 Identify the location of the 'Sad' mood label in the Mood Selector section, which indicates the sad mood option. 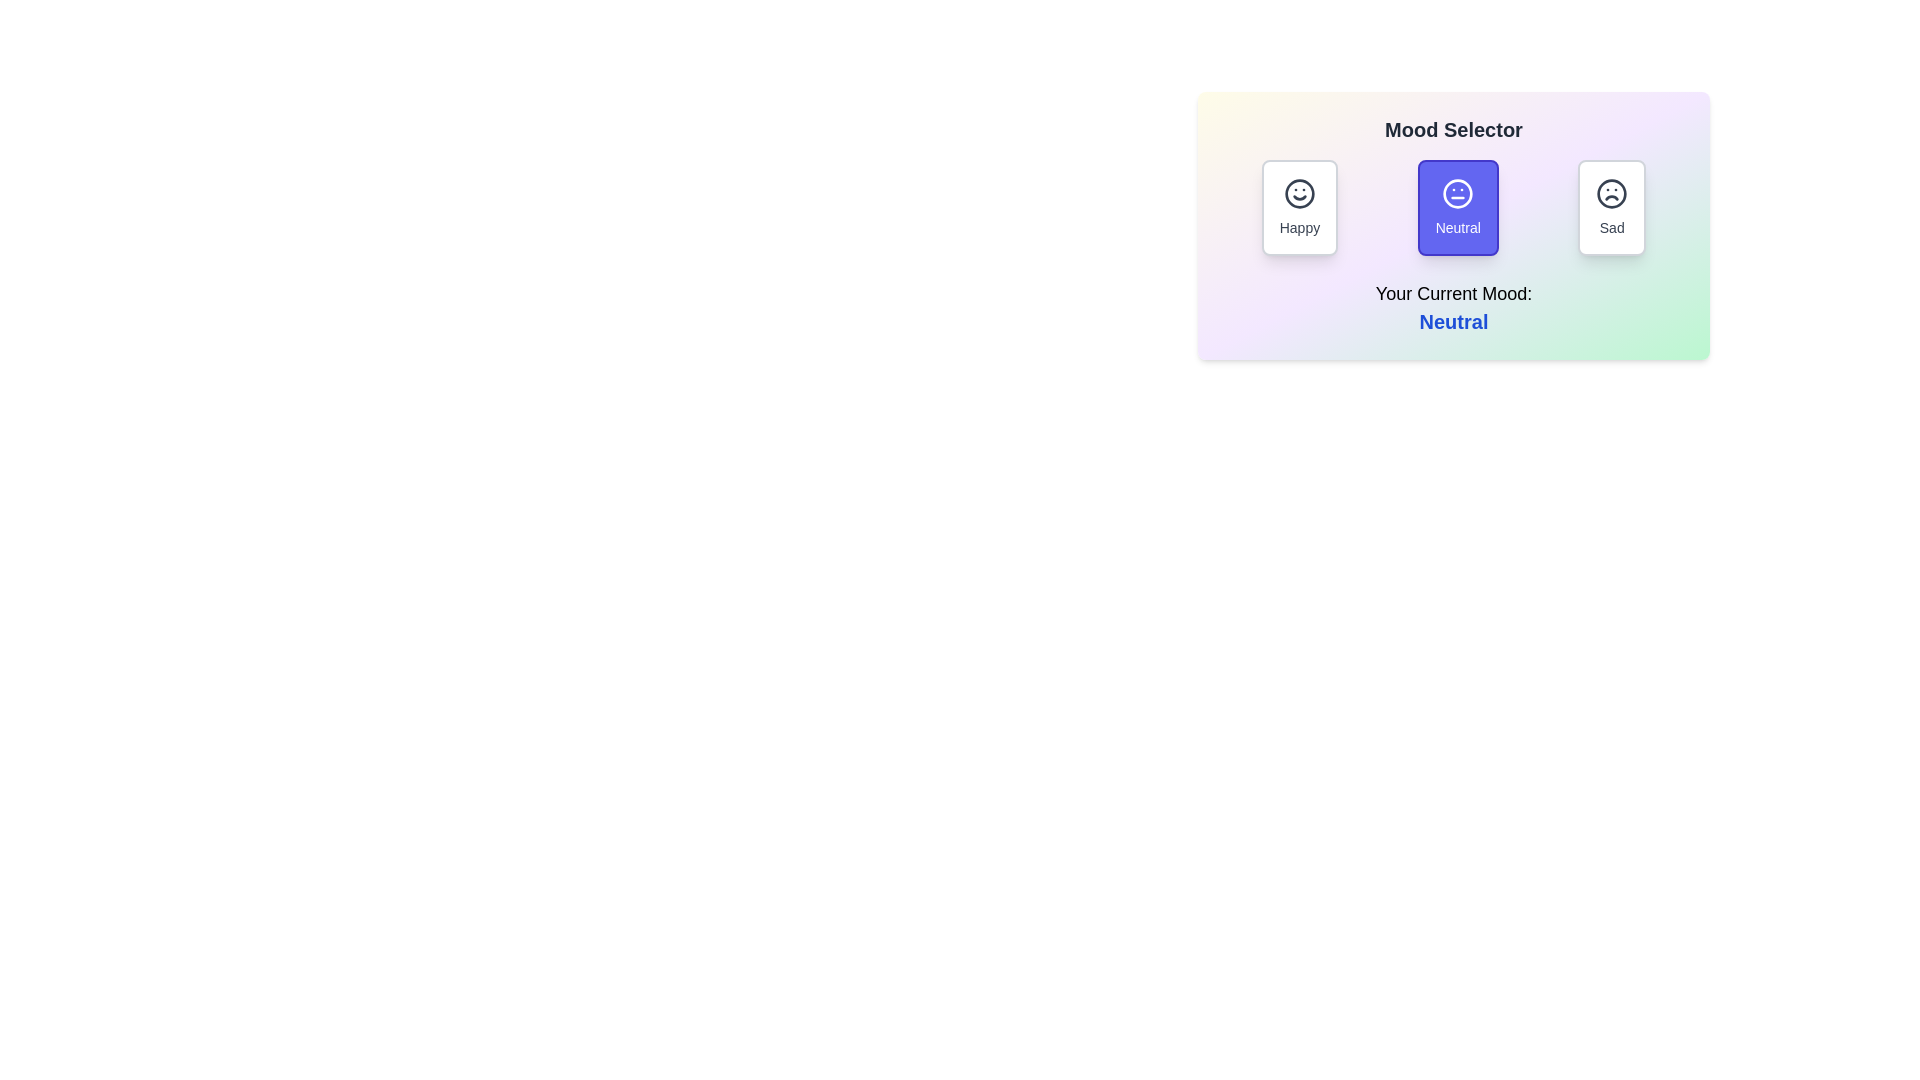
(1612, 226).